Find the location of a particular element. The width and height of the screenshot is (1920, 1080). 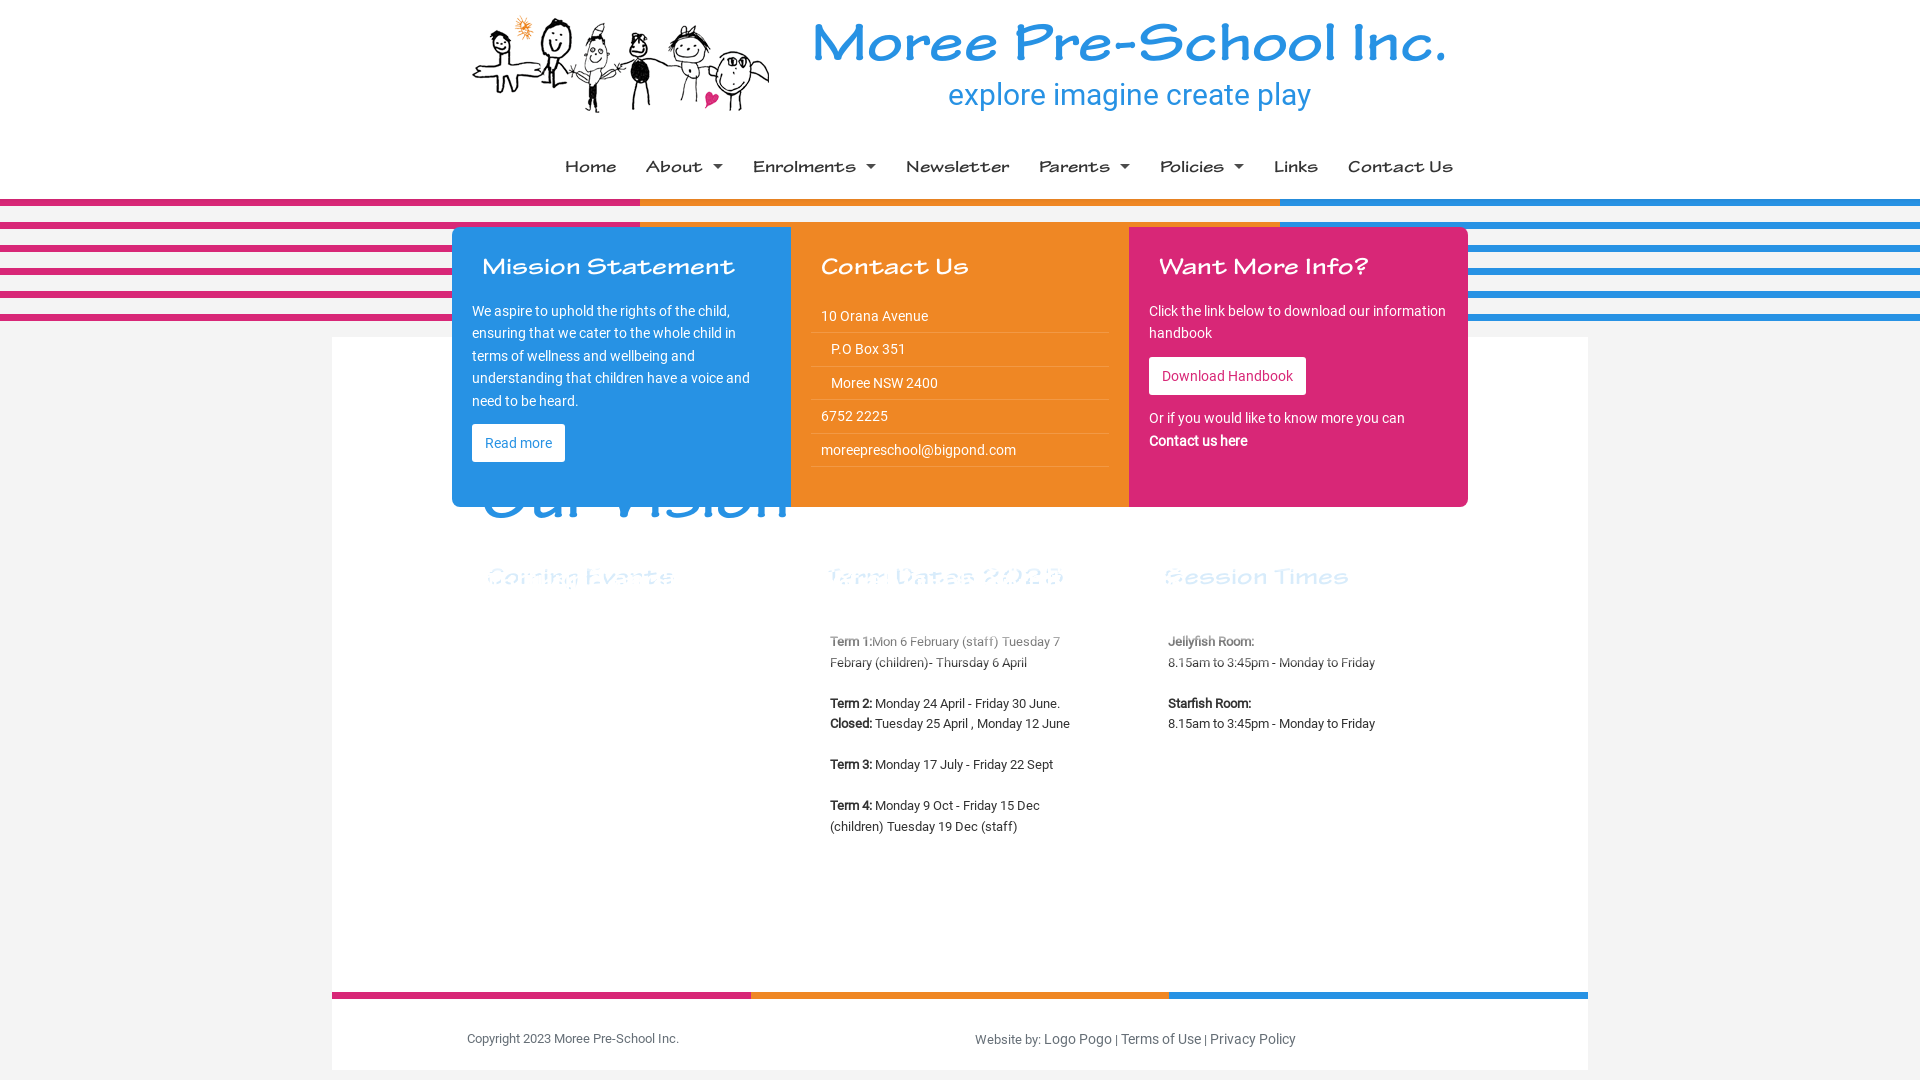

'Events and Celebrations' is located at coordinates (1083, 615).